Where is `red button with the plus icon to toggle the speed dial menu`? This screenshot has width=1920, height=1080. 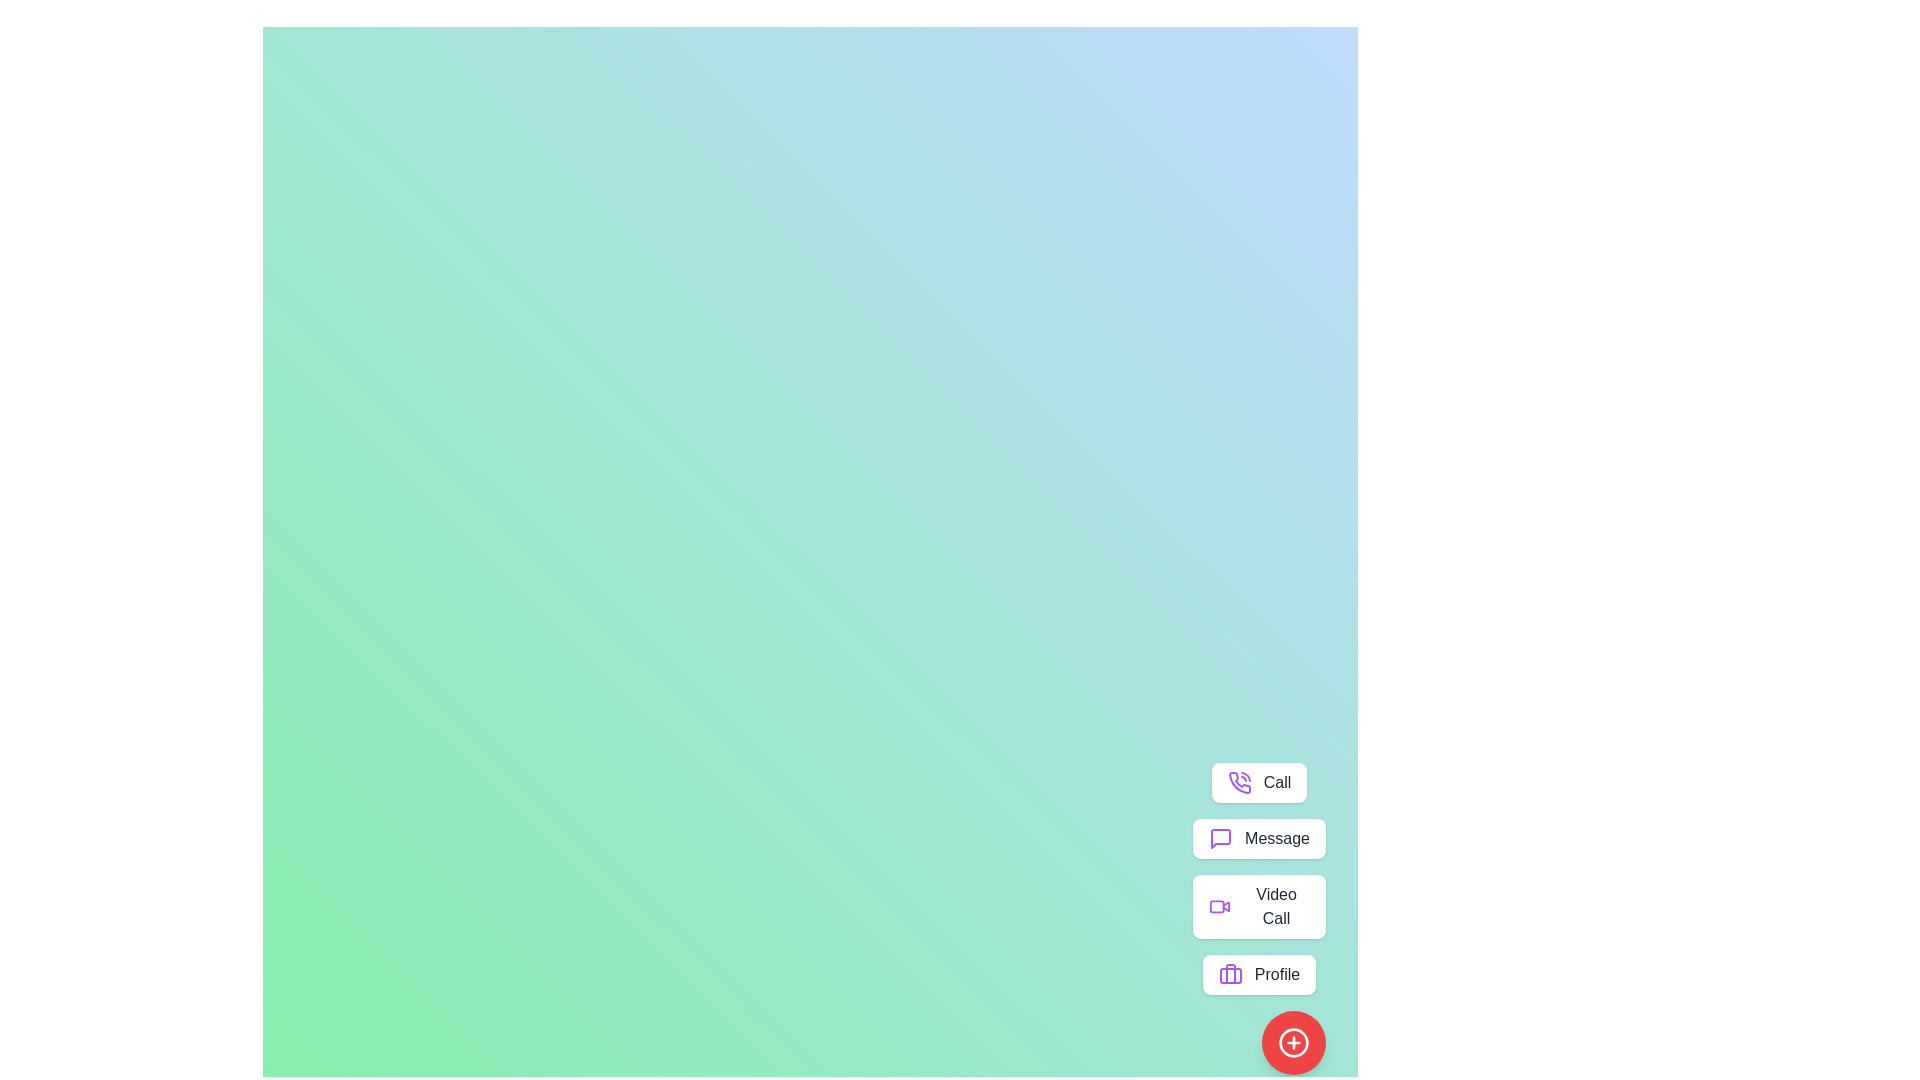 red button with the plus icon to toggle the speed dial menu is located at coordinates (1294, 1041).